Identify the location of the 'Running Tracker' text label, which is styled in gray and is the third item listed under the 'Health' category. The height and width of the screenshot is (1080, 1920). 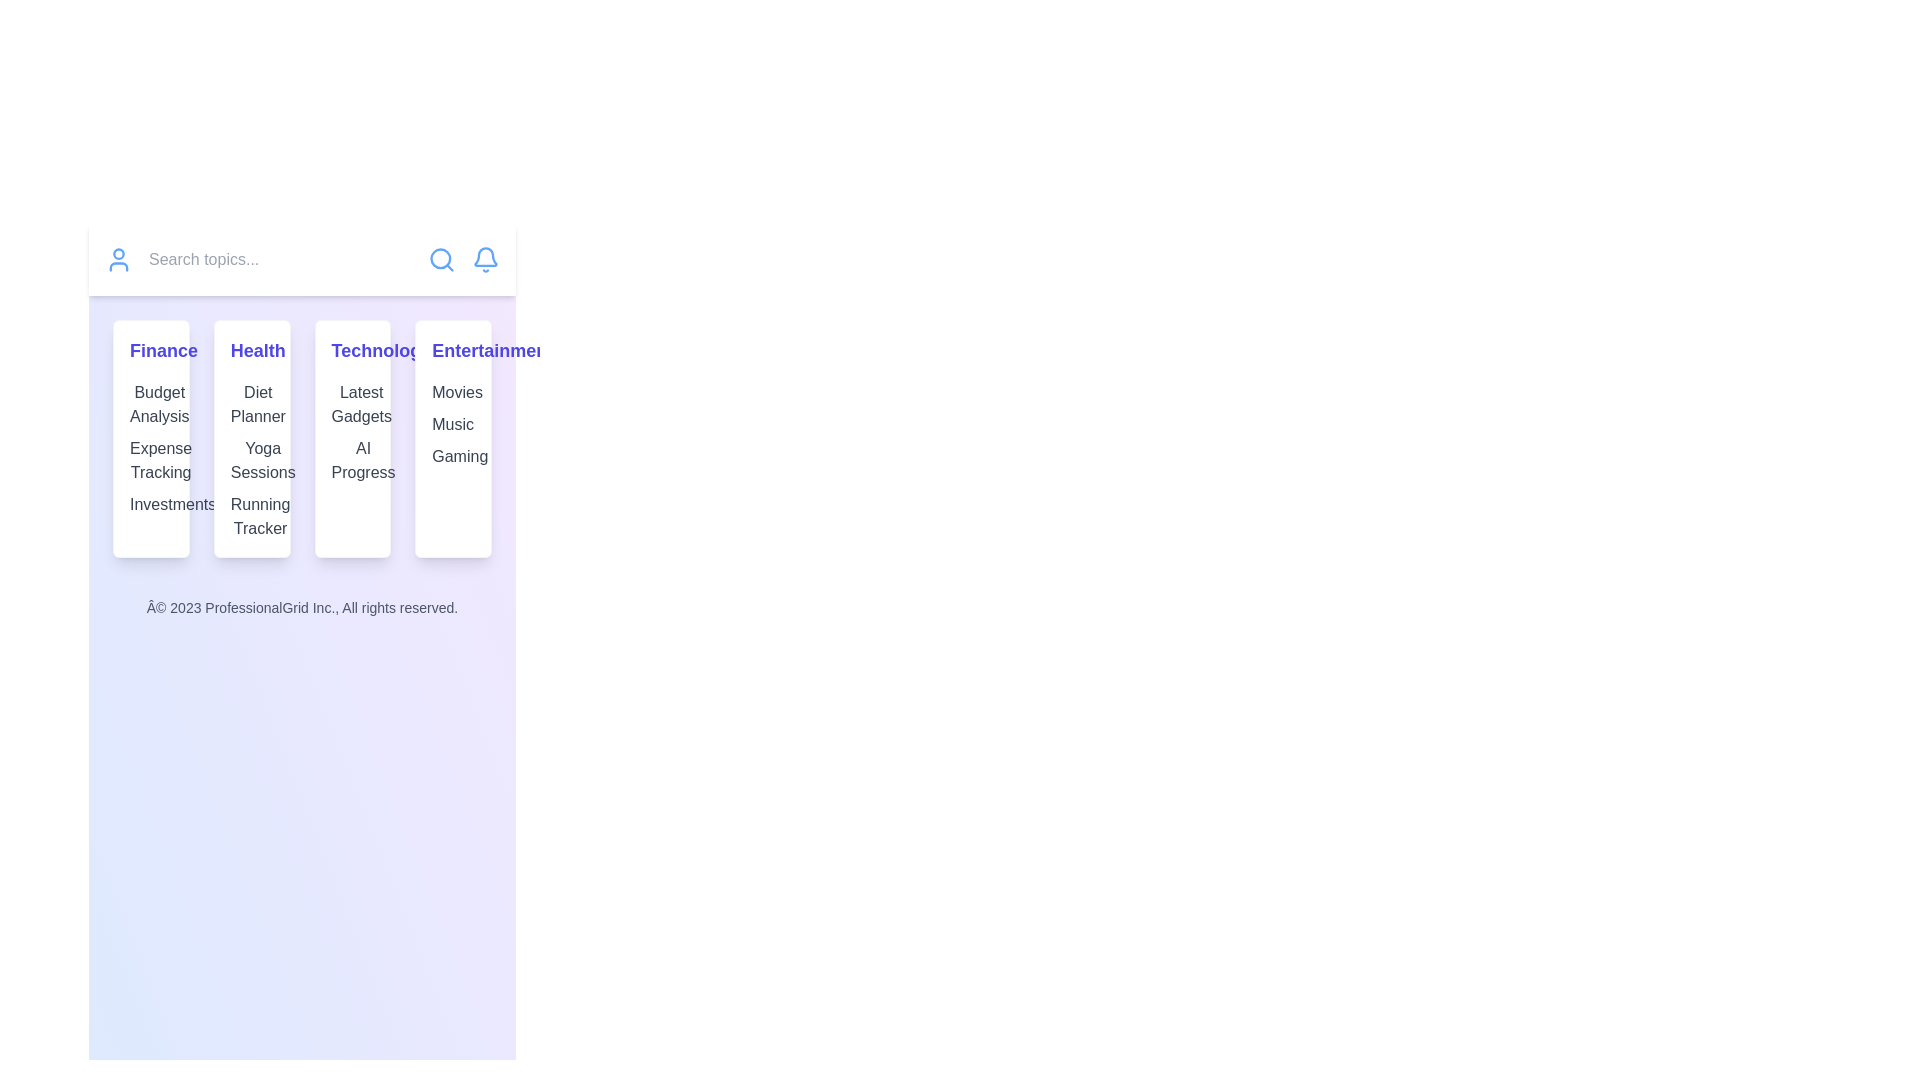
(251, 515).